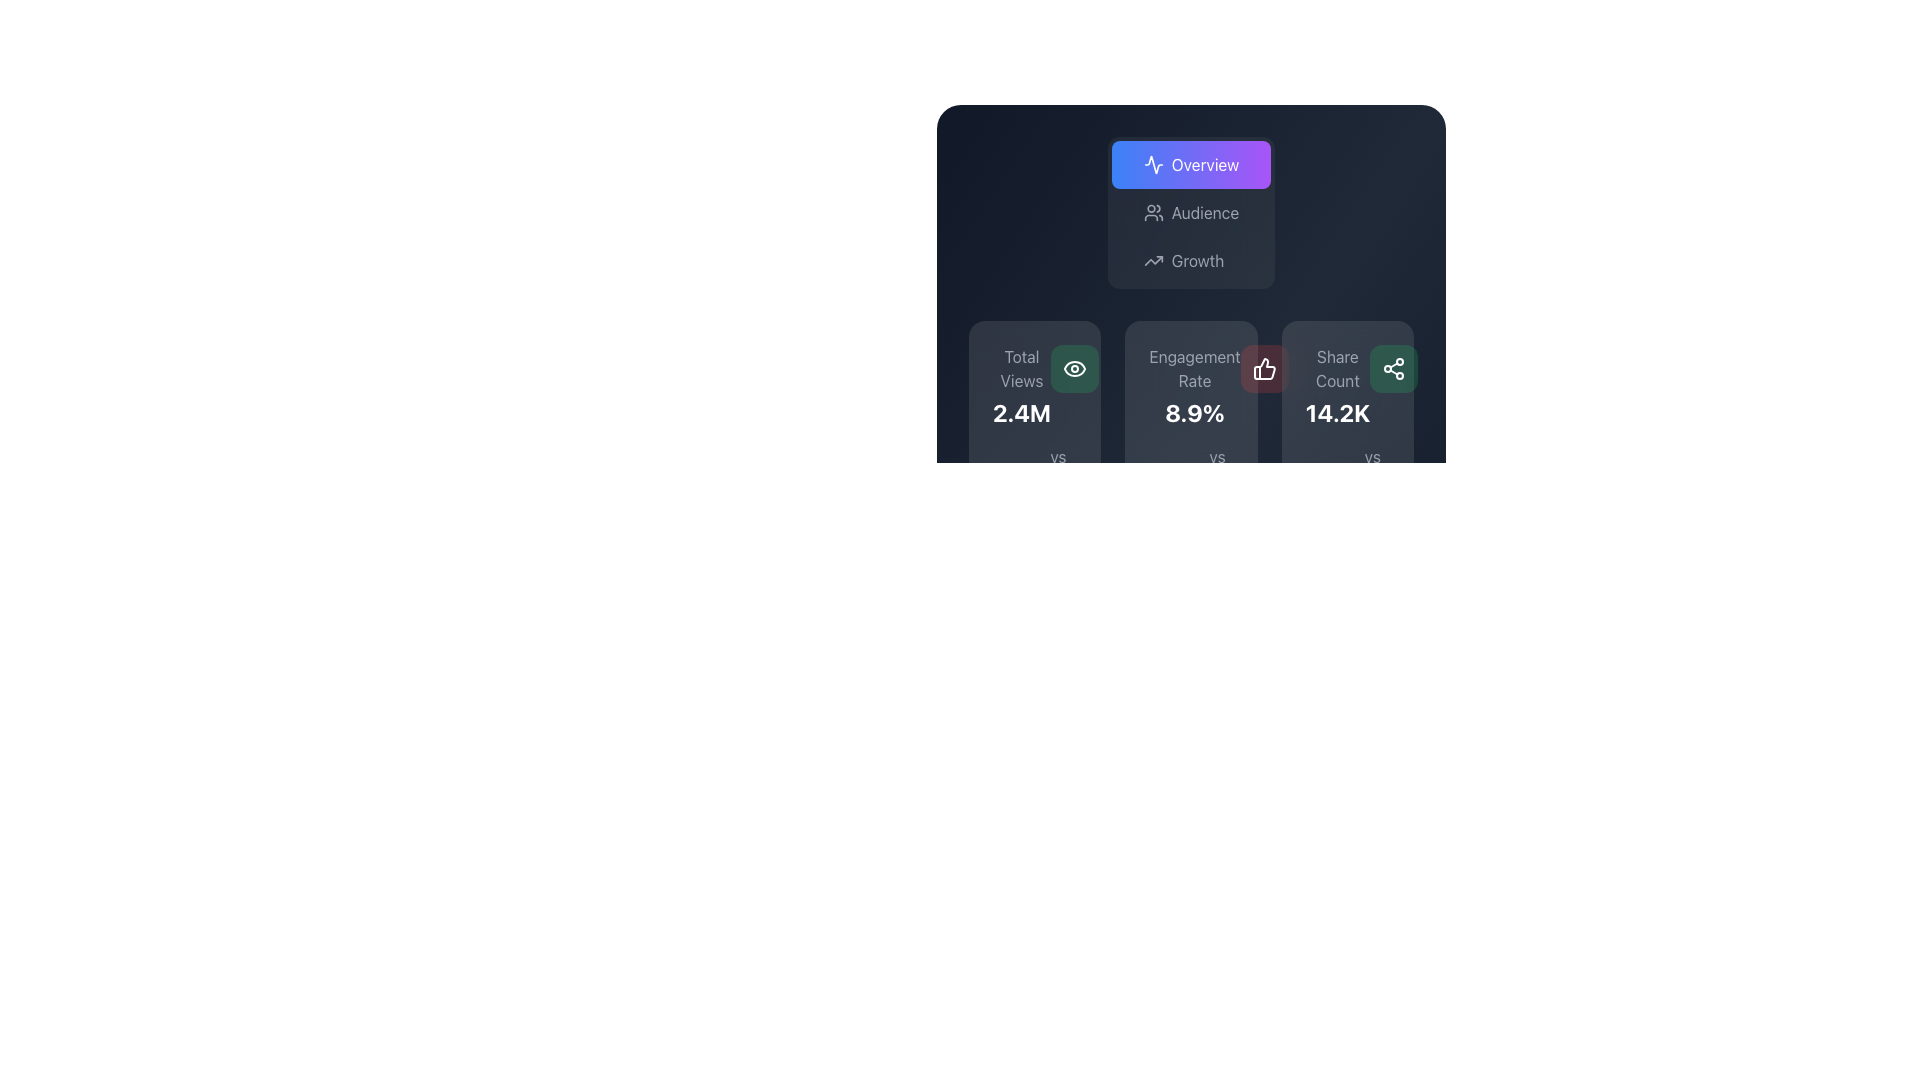 The width and height of the screenshot is (1920, 1080). I want to click on the Text label displaying the engagement rate percentage located within the 'Engagement Rate' card, positioned below the label text 'Engagement Rate', so click(1195, 411).